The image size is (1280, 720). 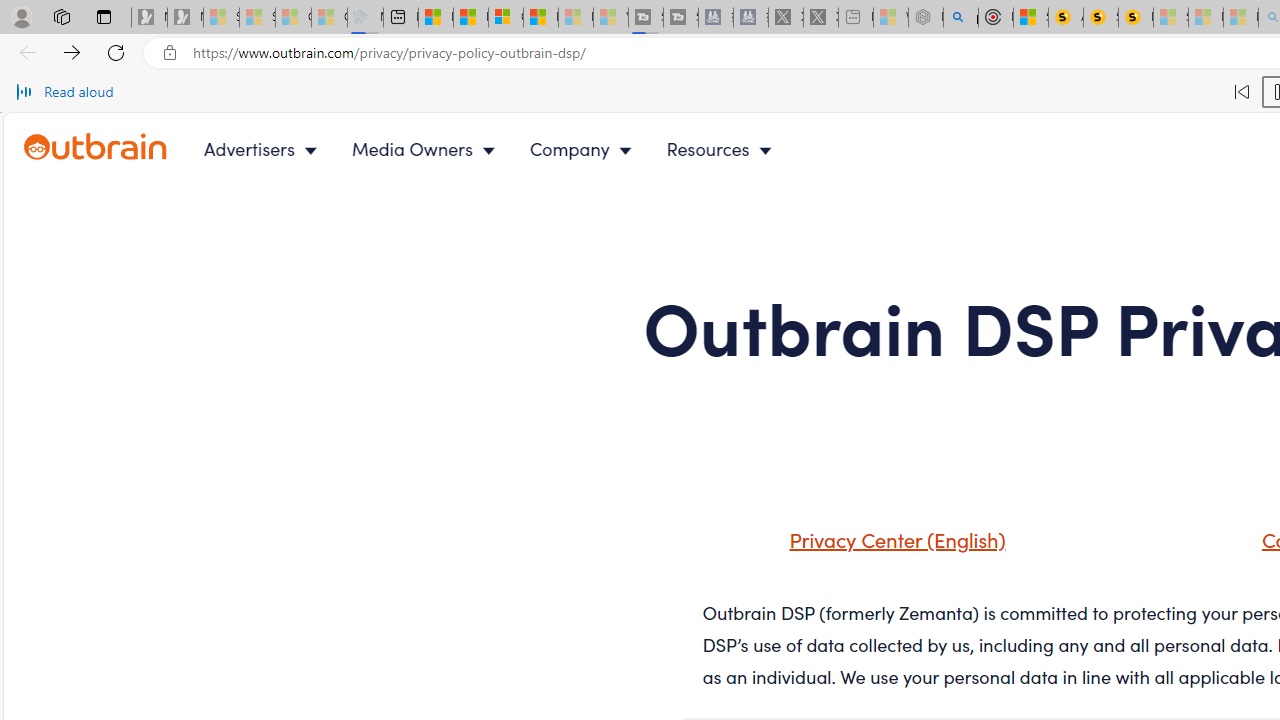 What do you see at coordinates (95, 146) in the screenshot?
I see `'Outbrain logo - link to homepage'` at bounding box center [95, 146].